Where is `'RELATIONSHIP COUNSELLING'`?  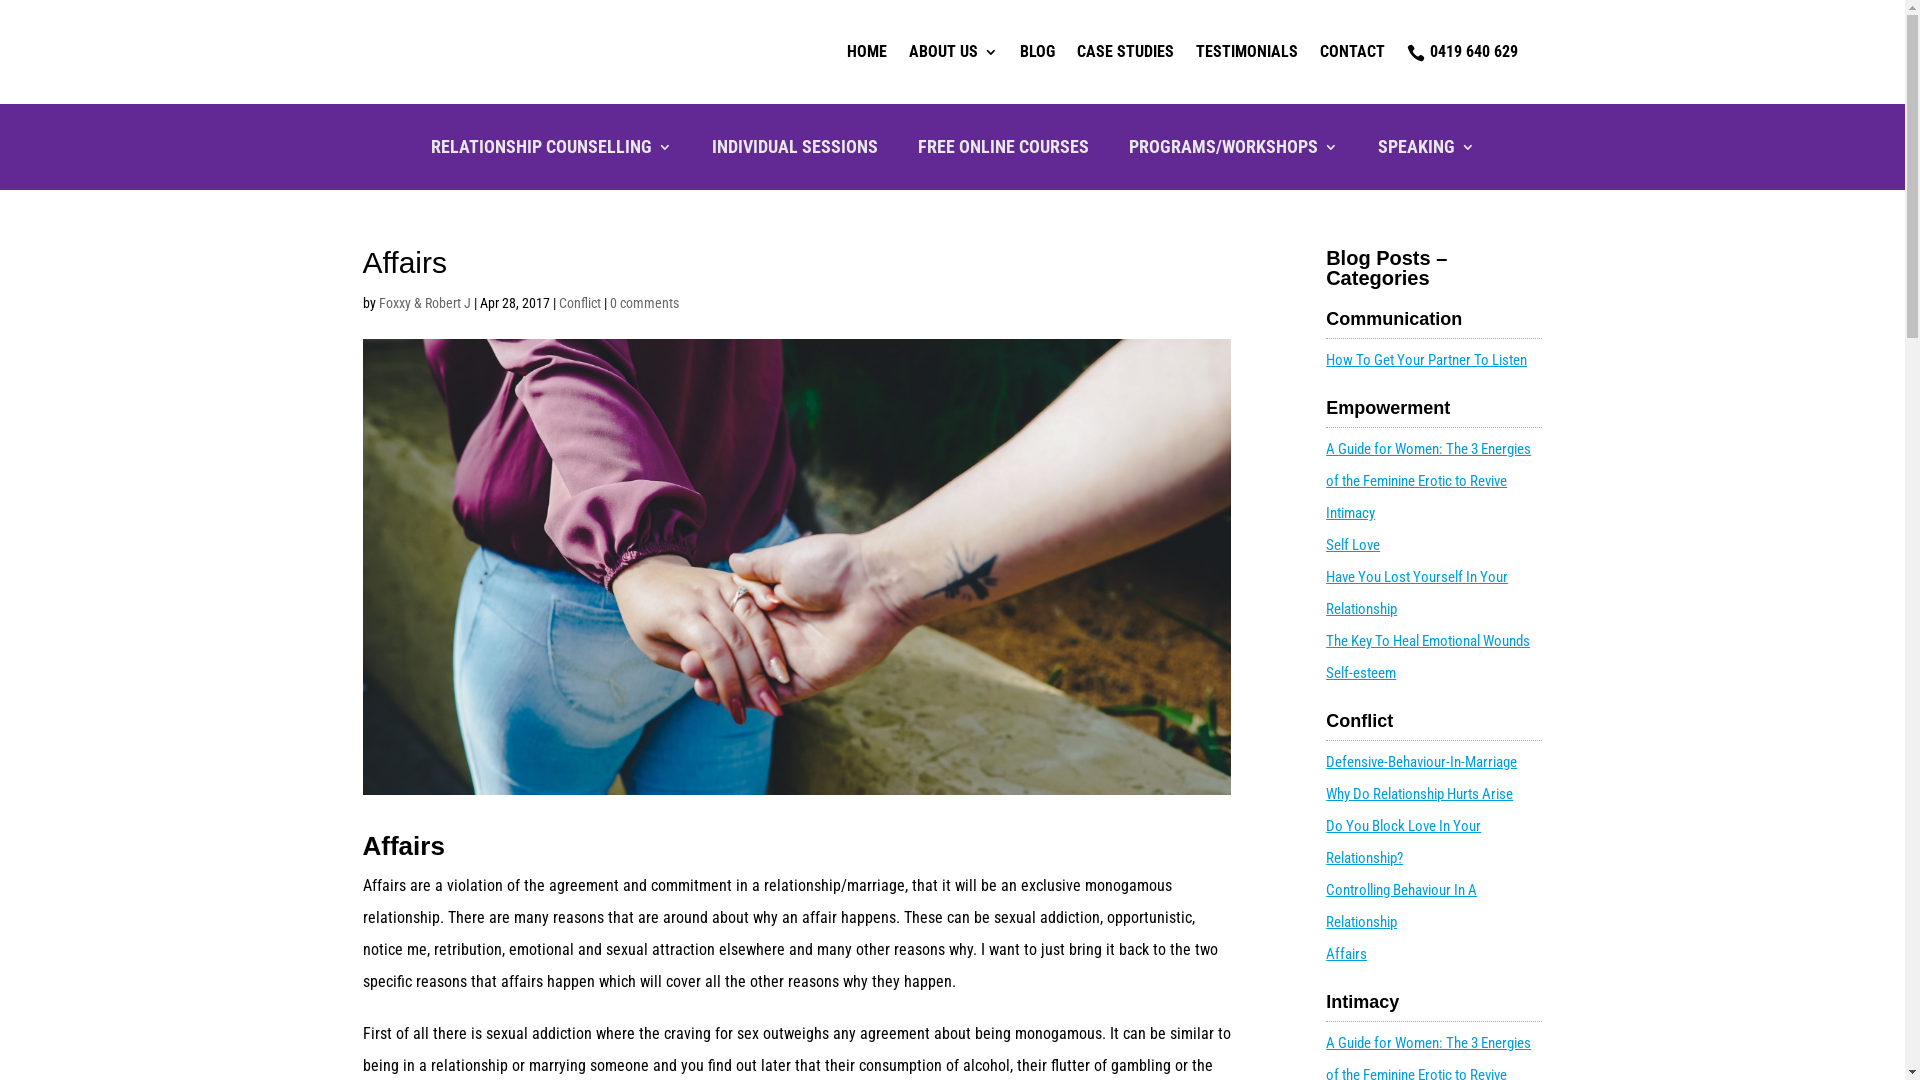 'RELATIONSHIP COUNSELLING' is located at coordinates (429, 149).